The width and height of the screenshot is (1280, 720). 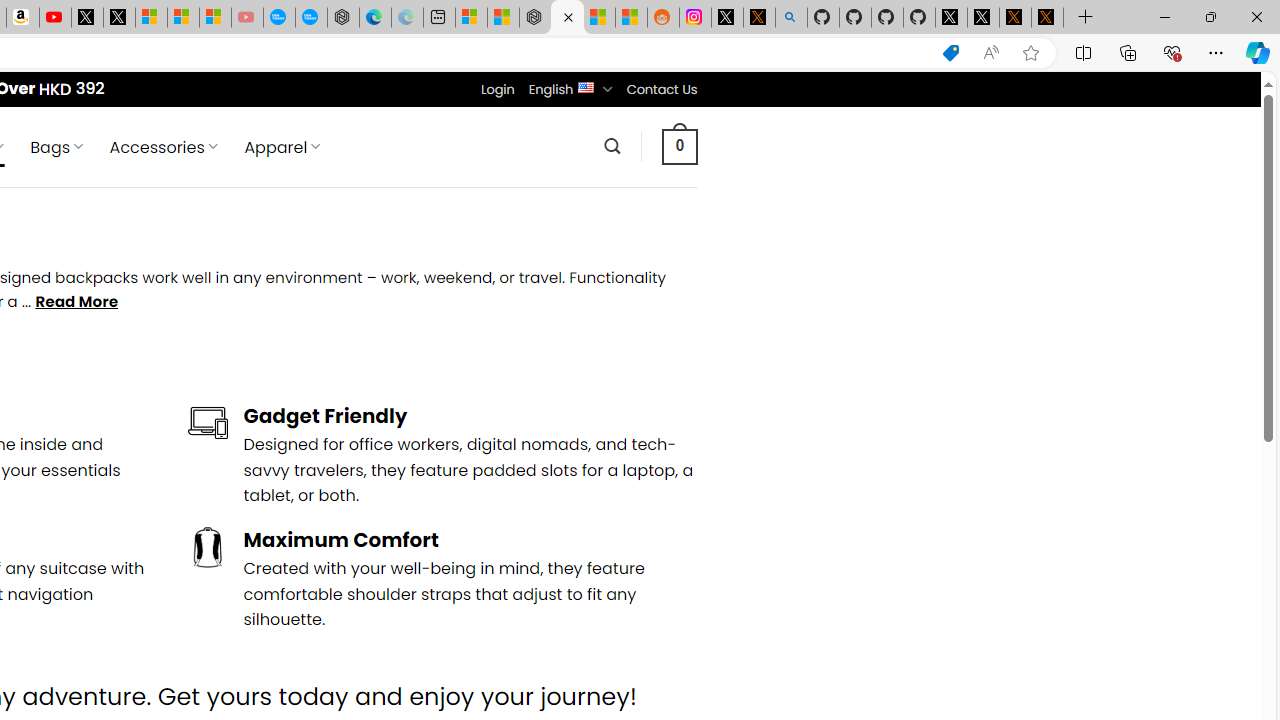 What do you see at coordinates (983, 17) in the screenshot?
I see `'GitHub (@github) / X'` at bounding box center [983, 17].